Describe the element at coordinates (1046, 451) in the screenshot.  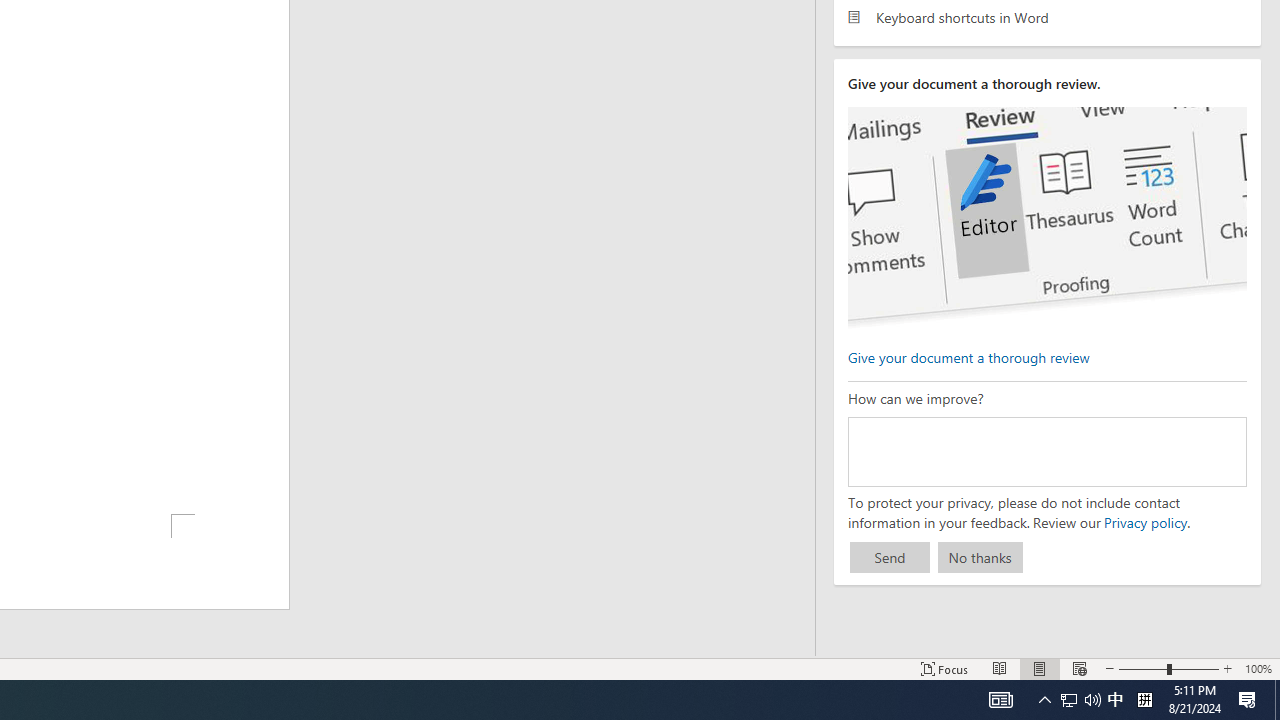
I see `'How can we improve?'` at that location.